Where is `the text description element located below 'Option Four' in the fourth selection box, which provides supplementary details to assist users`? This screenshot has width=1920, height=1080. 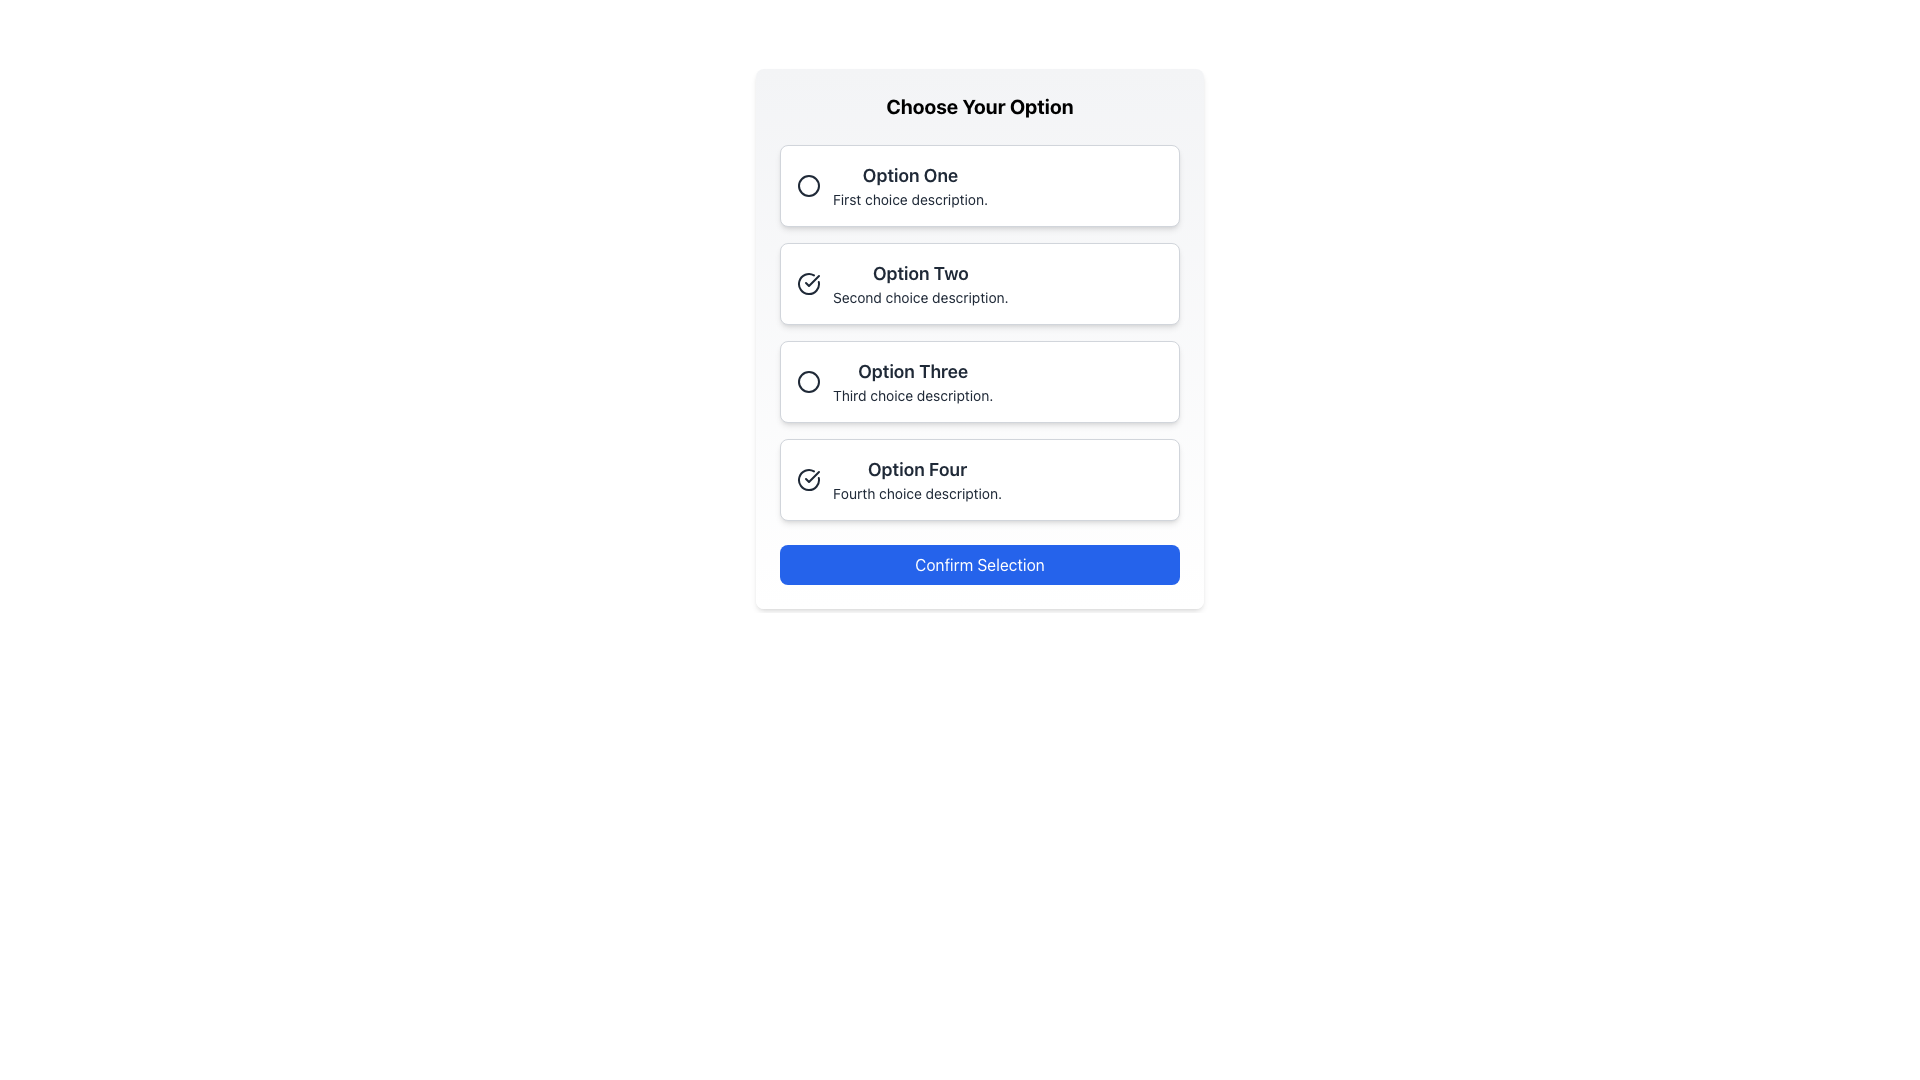 the text description element located below 'Option Four' in the fourth selection box, which provides supplementary details to assist users is located at coordinates (916, 493).